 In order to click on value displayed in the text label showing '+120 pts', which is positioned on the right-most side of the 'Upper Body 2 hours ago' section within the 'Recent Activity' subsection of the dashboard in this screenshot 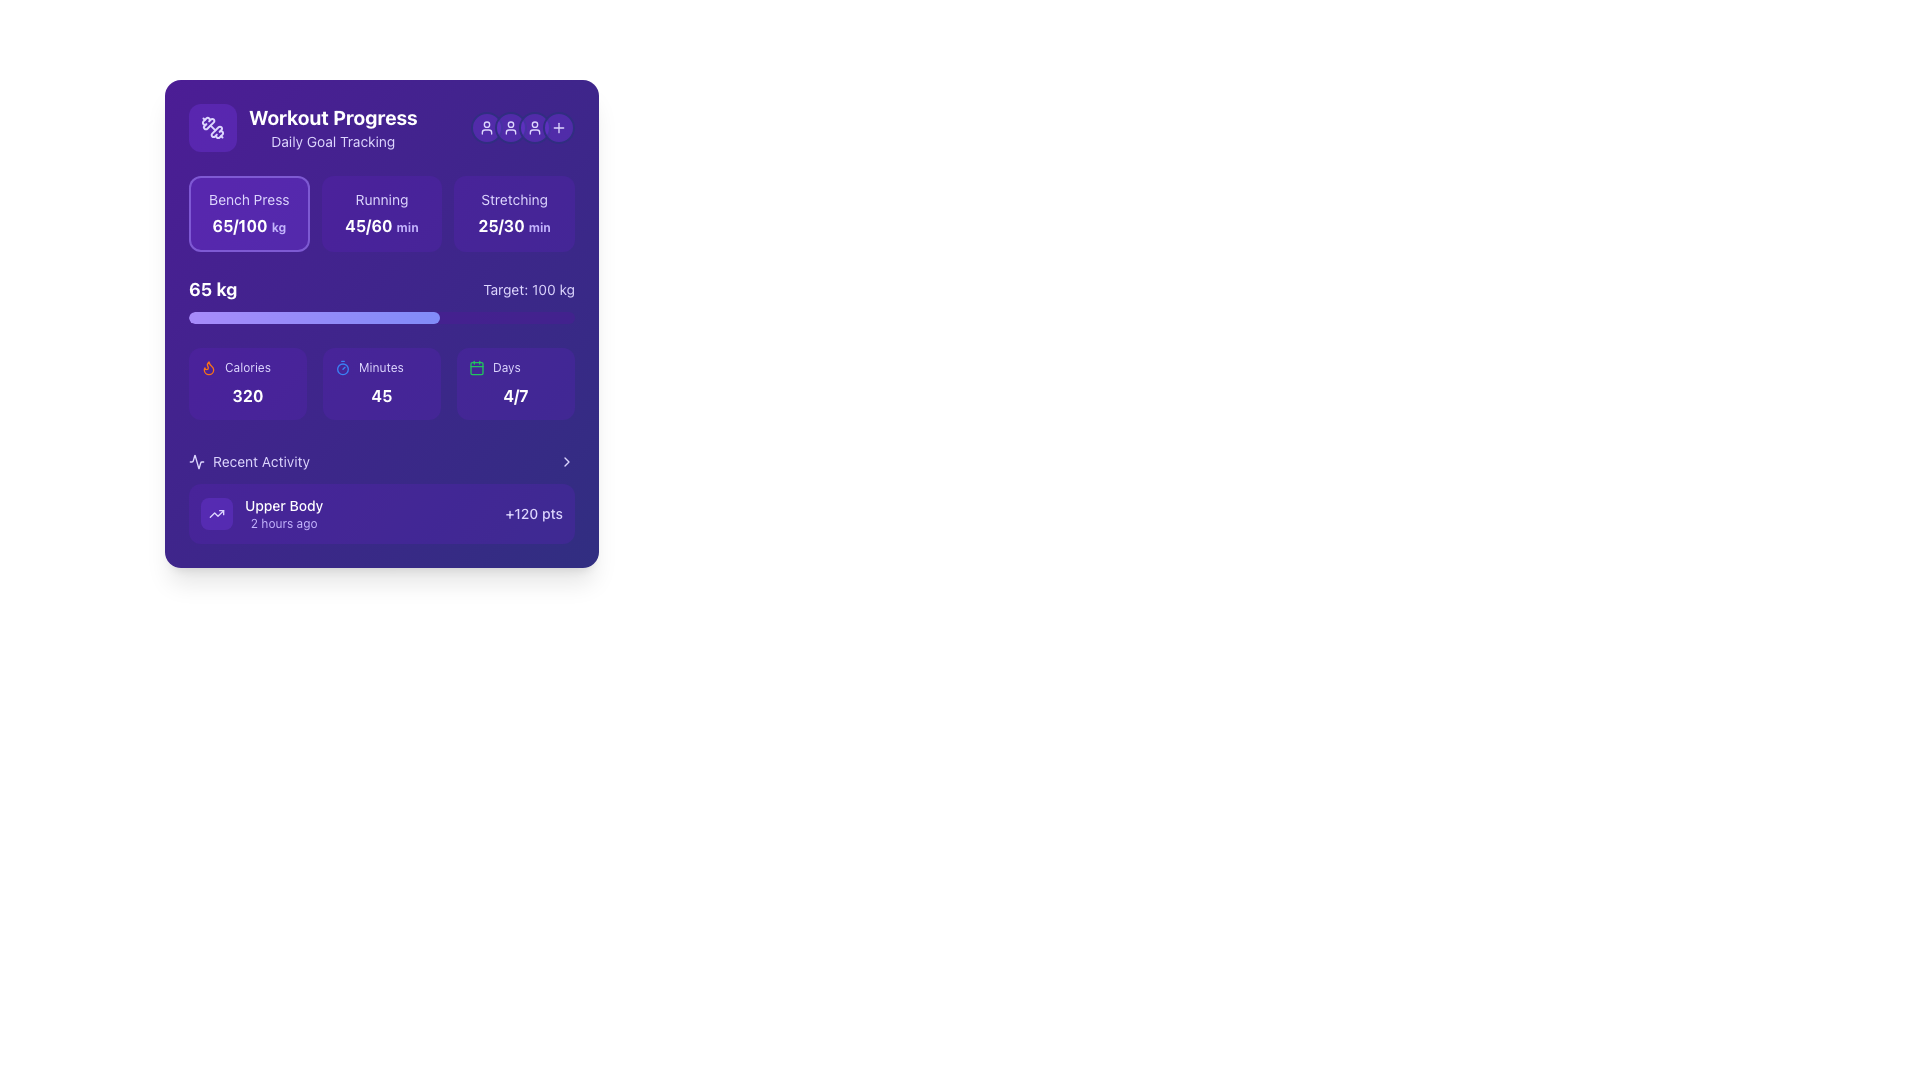, I will do `click(534, 512)`.